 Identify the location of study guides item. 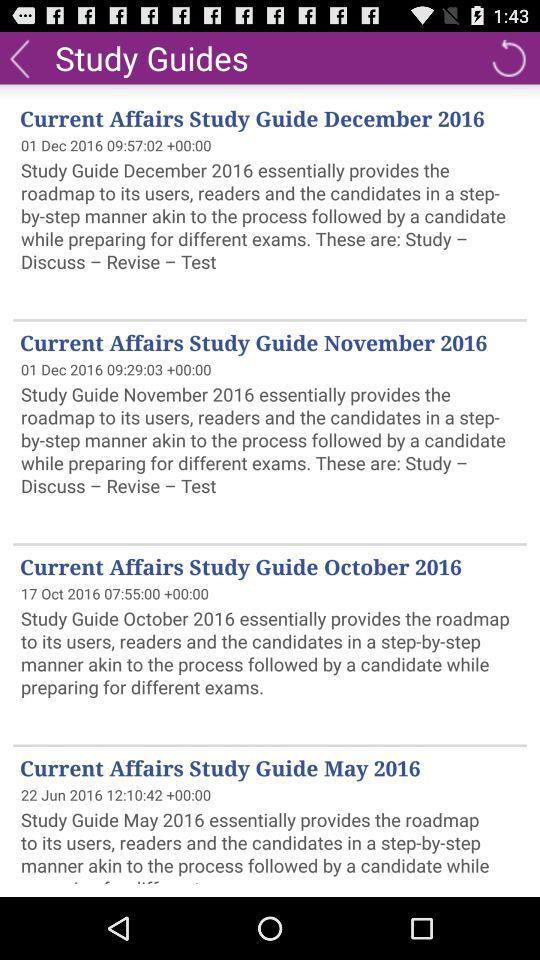
(150, 56).